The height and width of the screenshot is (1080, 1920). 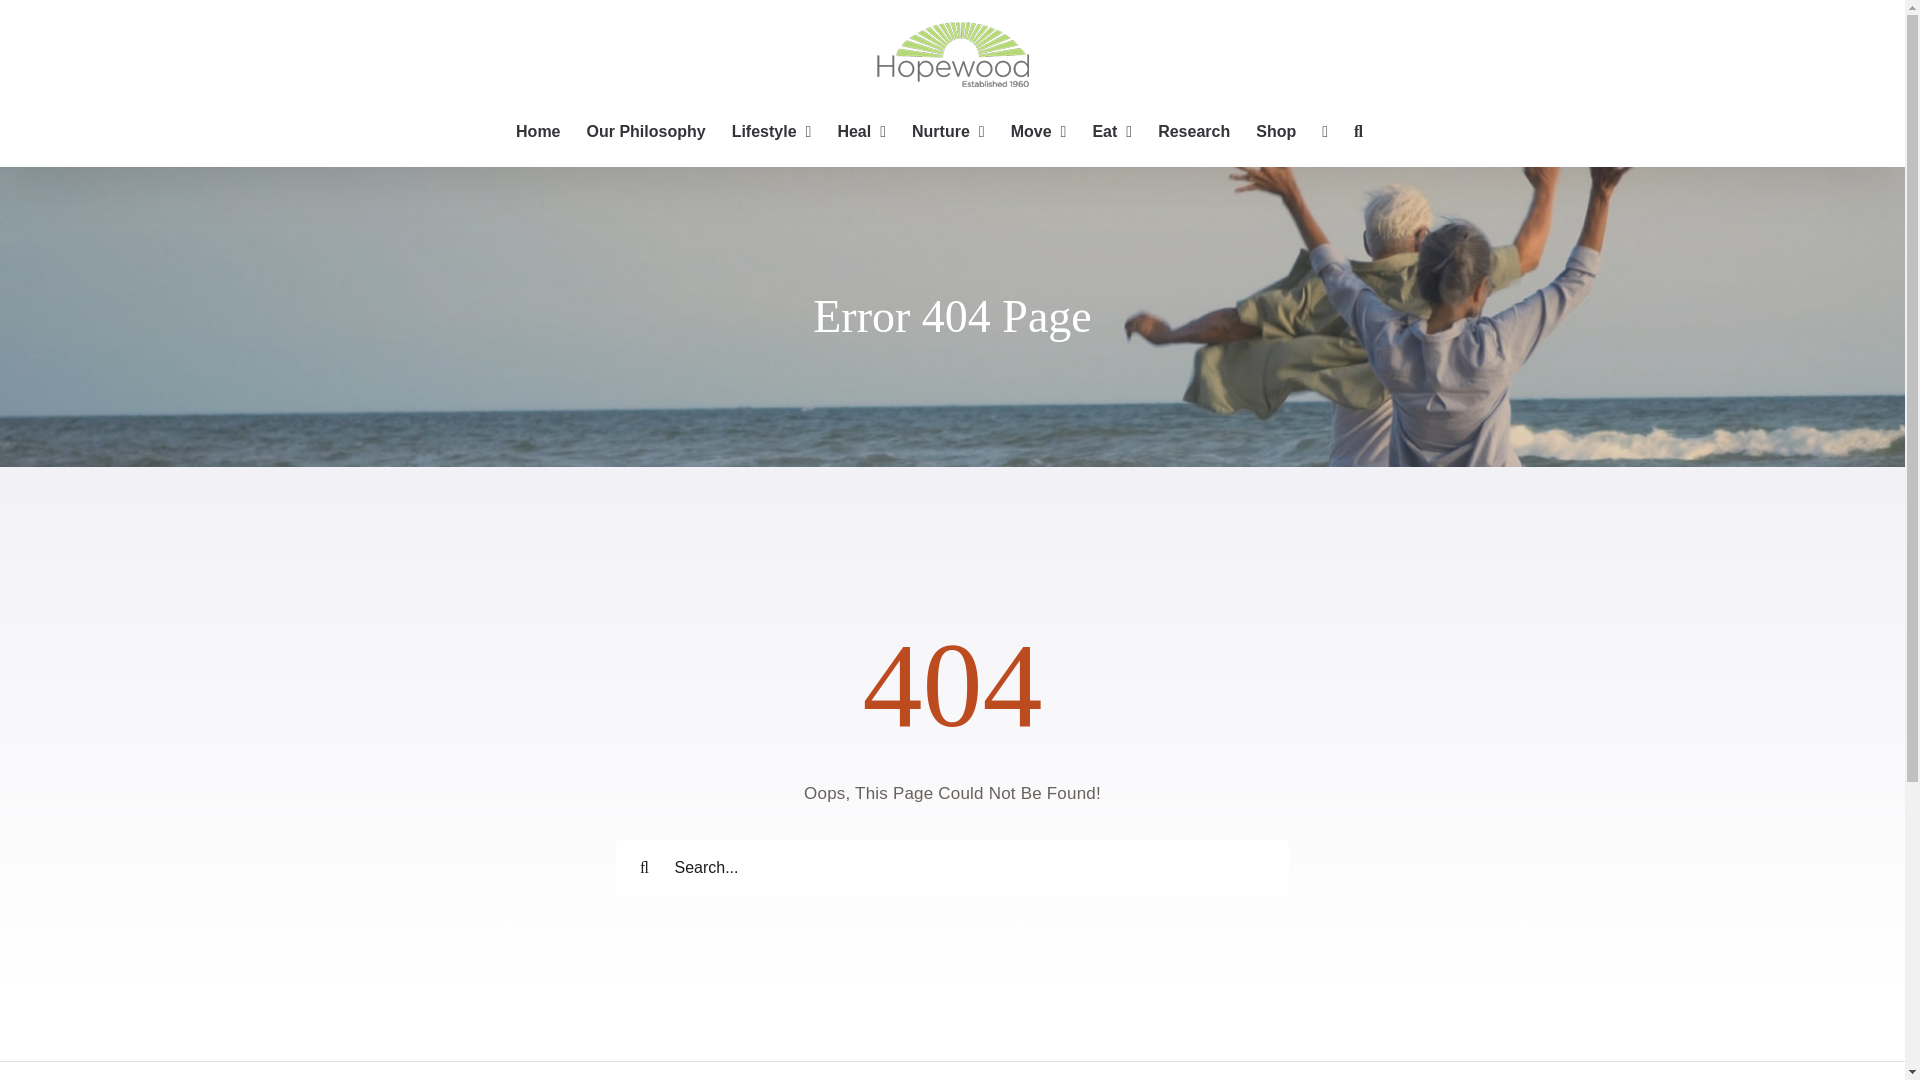 I want to click on 'Heal', so click(x=861, y=131).